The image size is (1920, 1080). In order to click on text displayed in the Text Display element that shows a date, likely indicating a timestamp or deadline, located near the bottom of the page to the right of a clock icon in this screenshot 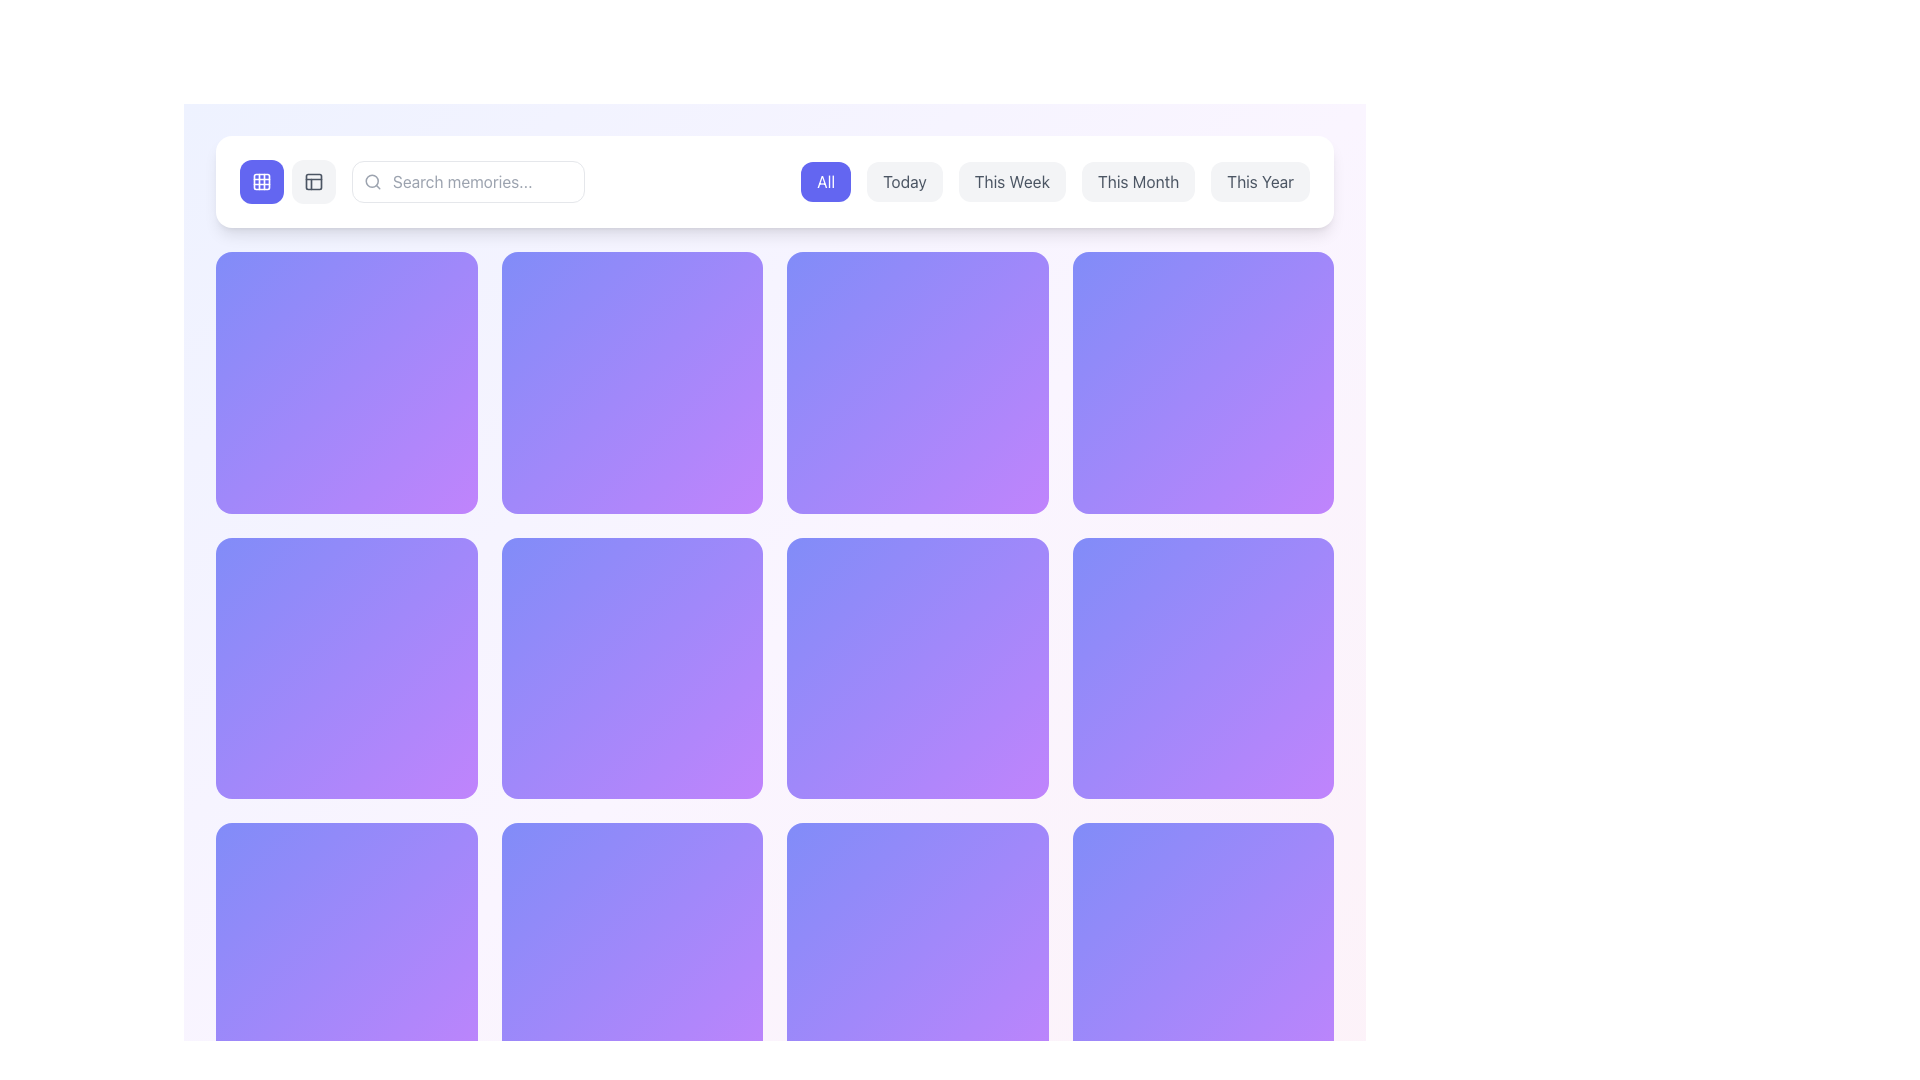, I will do `click(579, 1034)`.